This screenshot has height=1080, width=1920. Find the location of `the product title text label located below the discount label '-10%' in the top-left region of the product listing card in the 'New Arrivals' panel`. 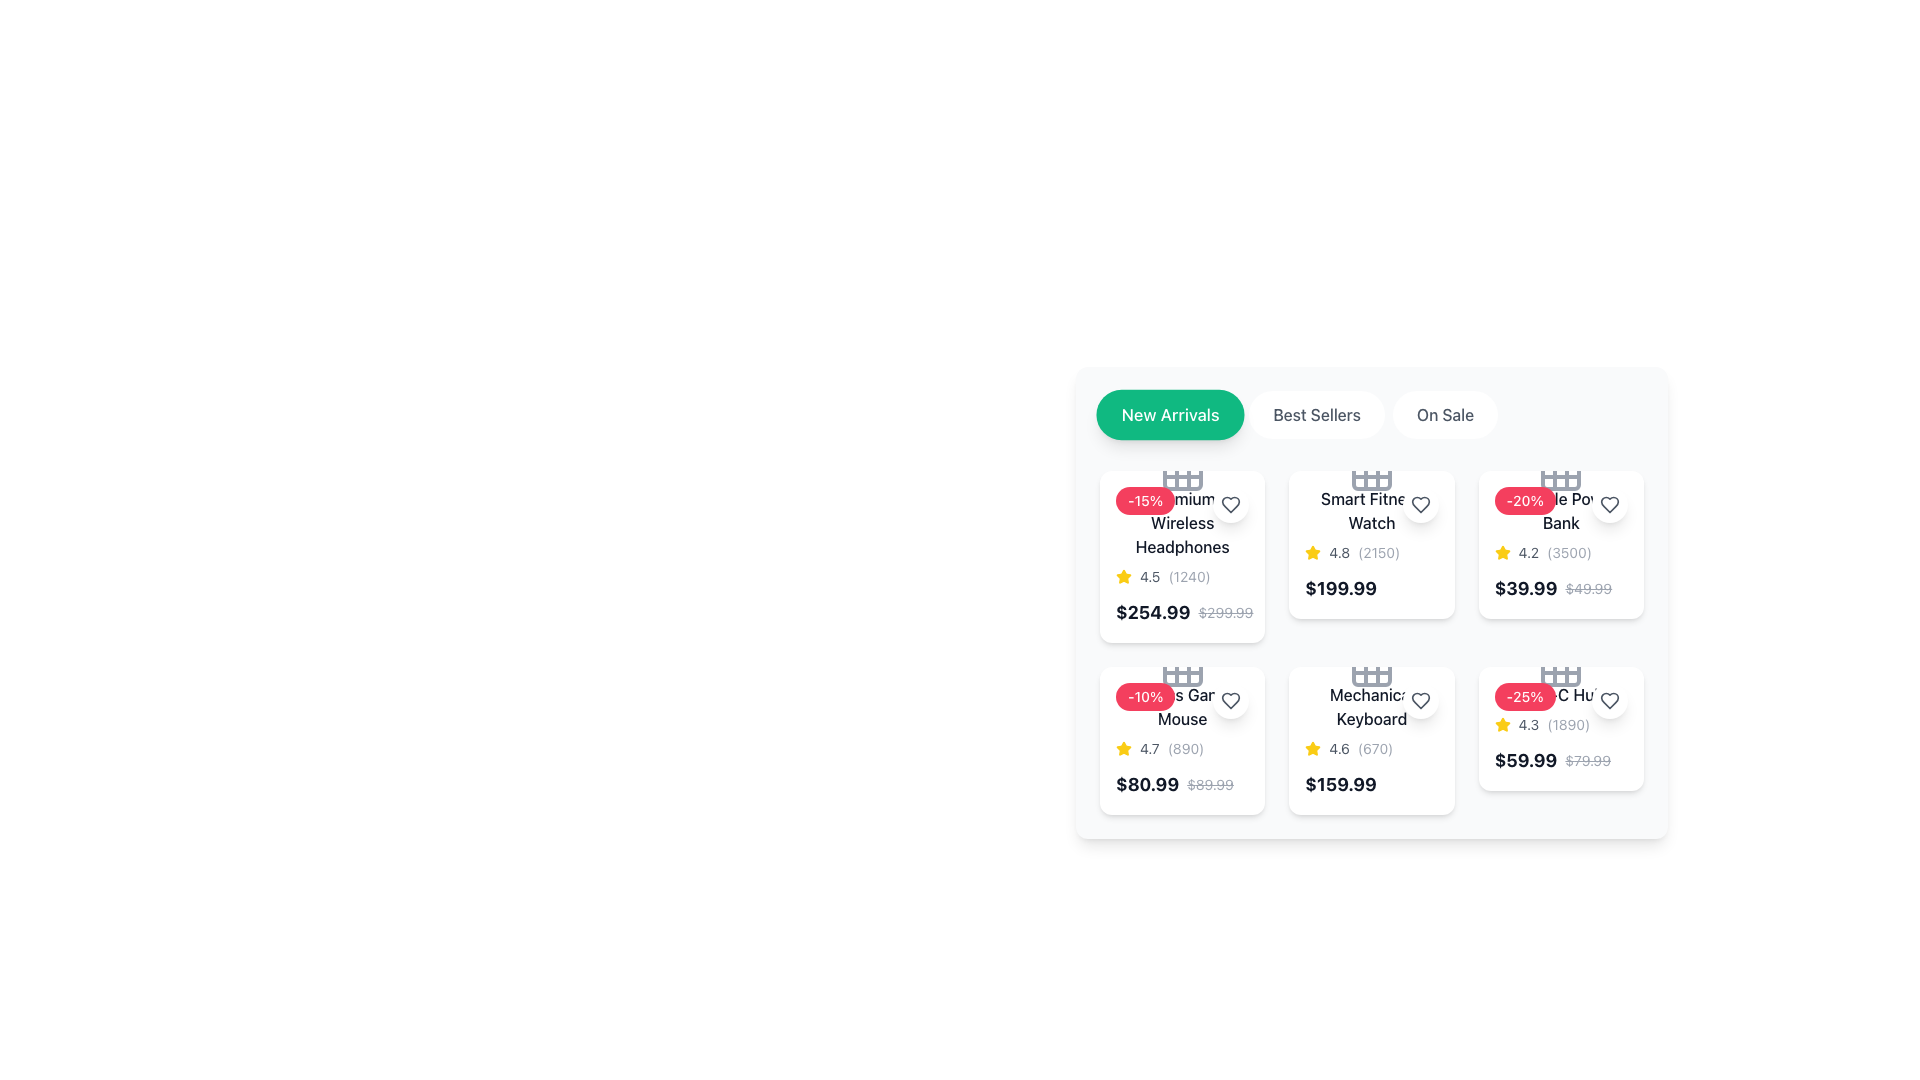

the product title text label located below the discount label '-10%' in the top-left region of the product listing card in the 'New Arrivals' panel is located at coordinates (1182, 705).